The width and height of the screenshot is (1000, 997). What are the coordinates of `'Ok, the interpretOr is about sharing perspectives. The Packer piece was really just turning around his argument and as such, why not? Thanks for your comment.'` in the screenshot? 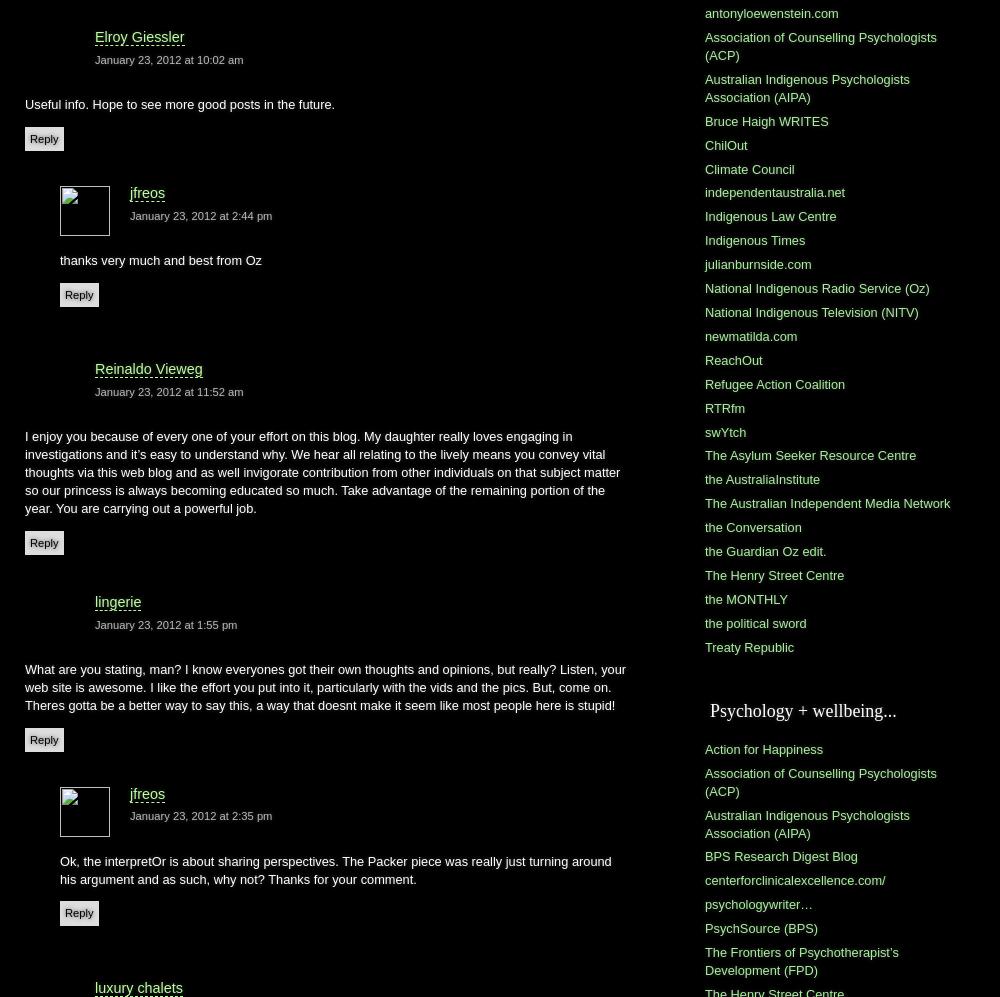 It's located at (334, 868).